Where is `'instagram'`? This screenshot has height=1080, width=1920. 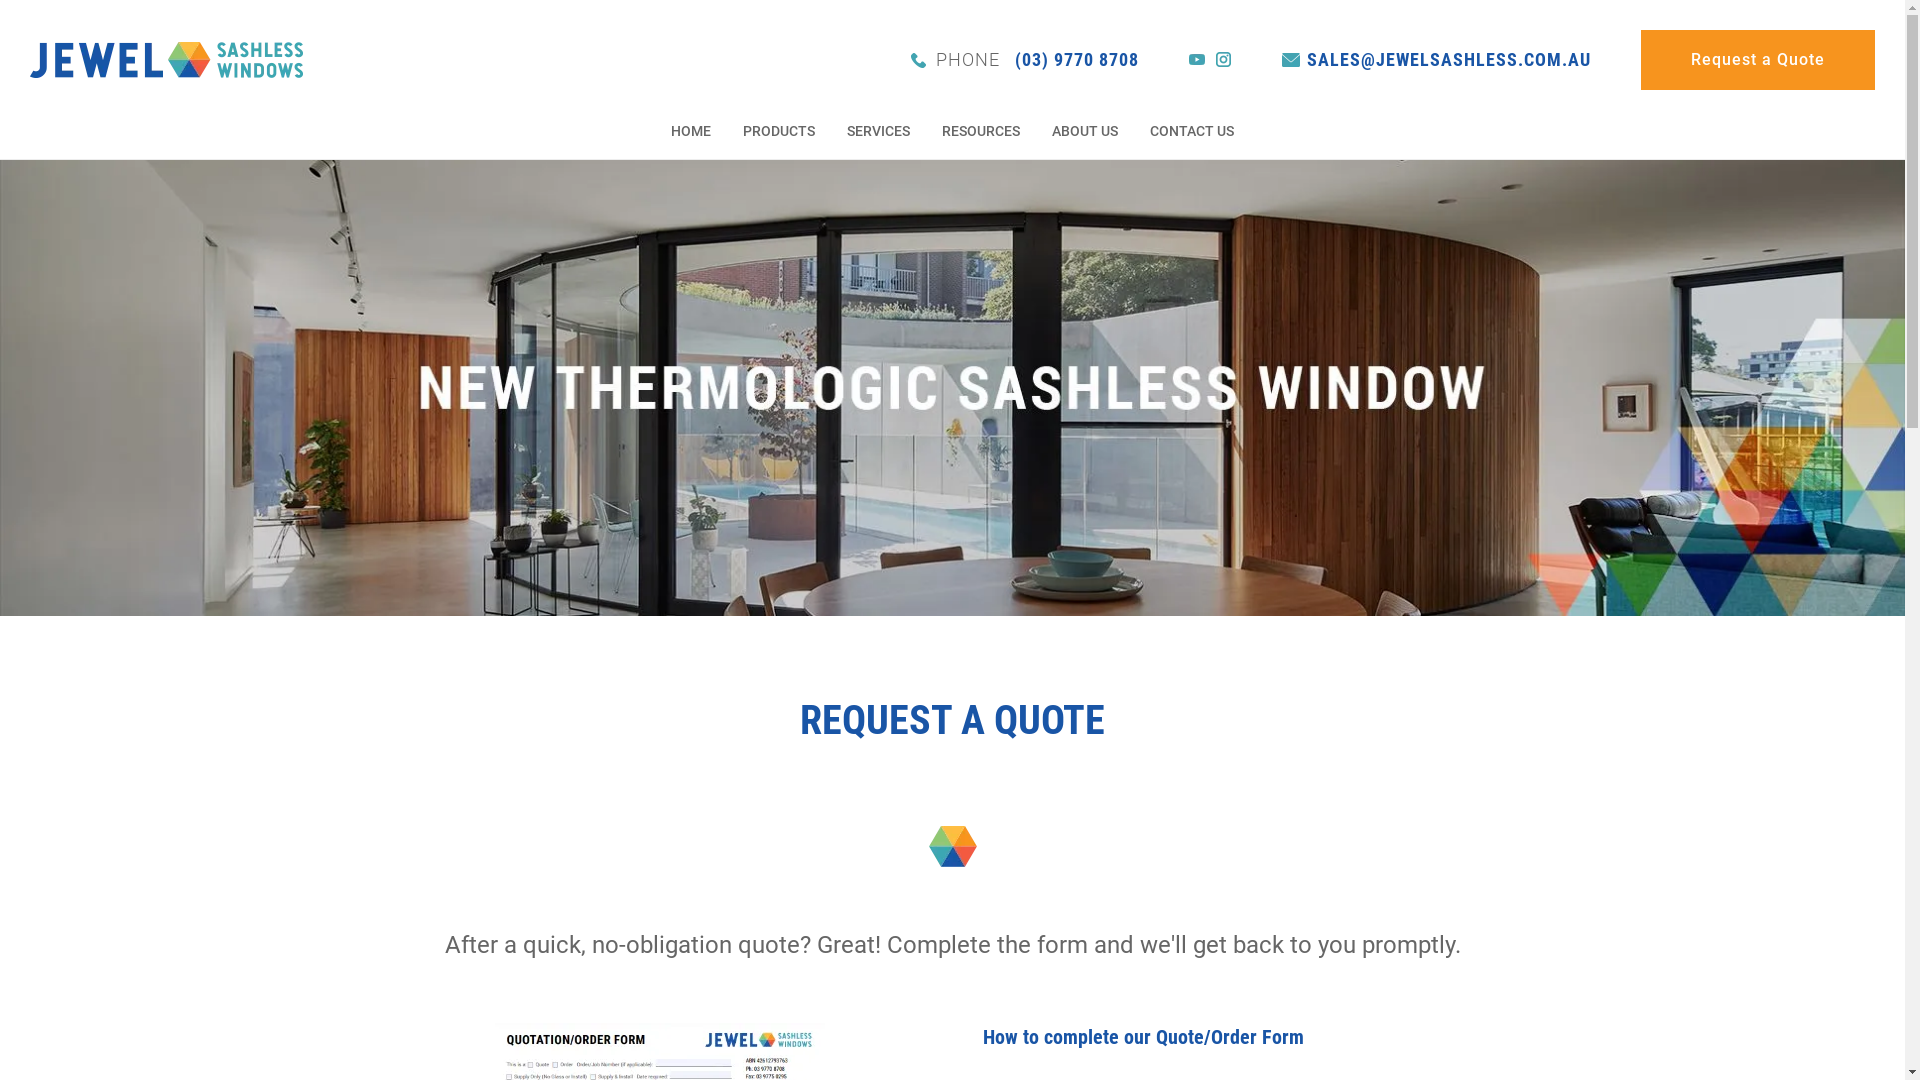
'instagram' is located at coordinates (1223, 59).